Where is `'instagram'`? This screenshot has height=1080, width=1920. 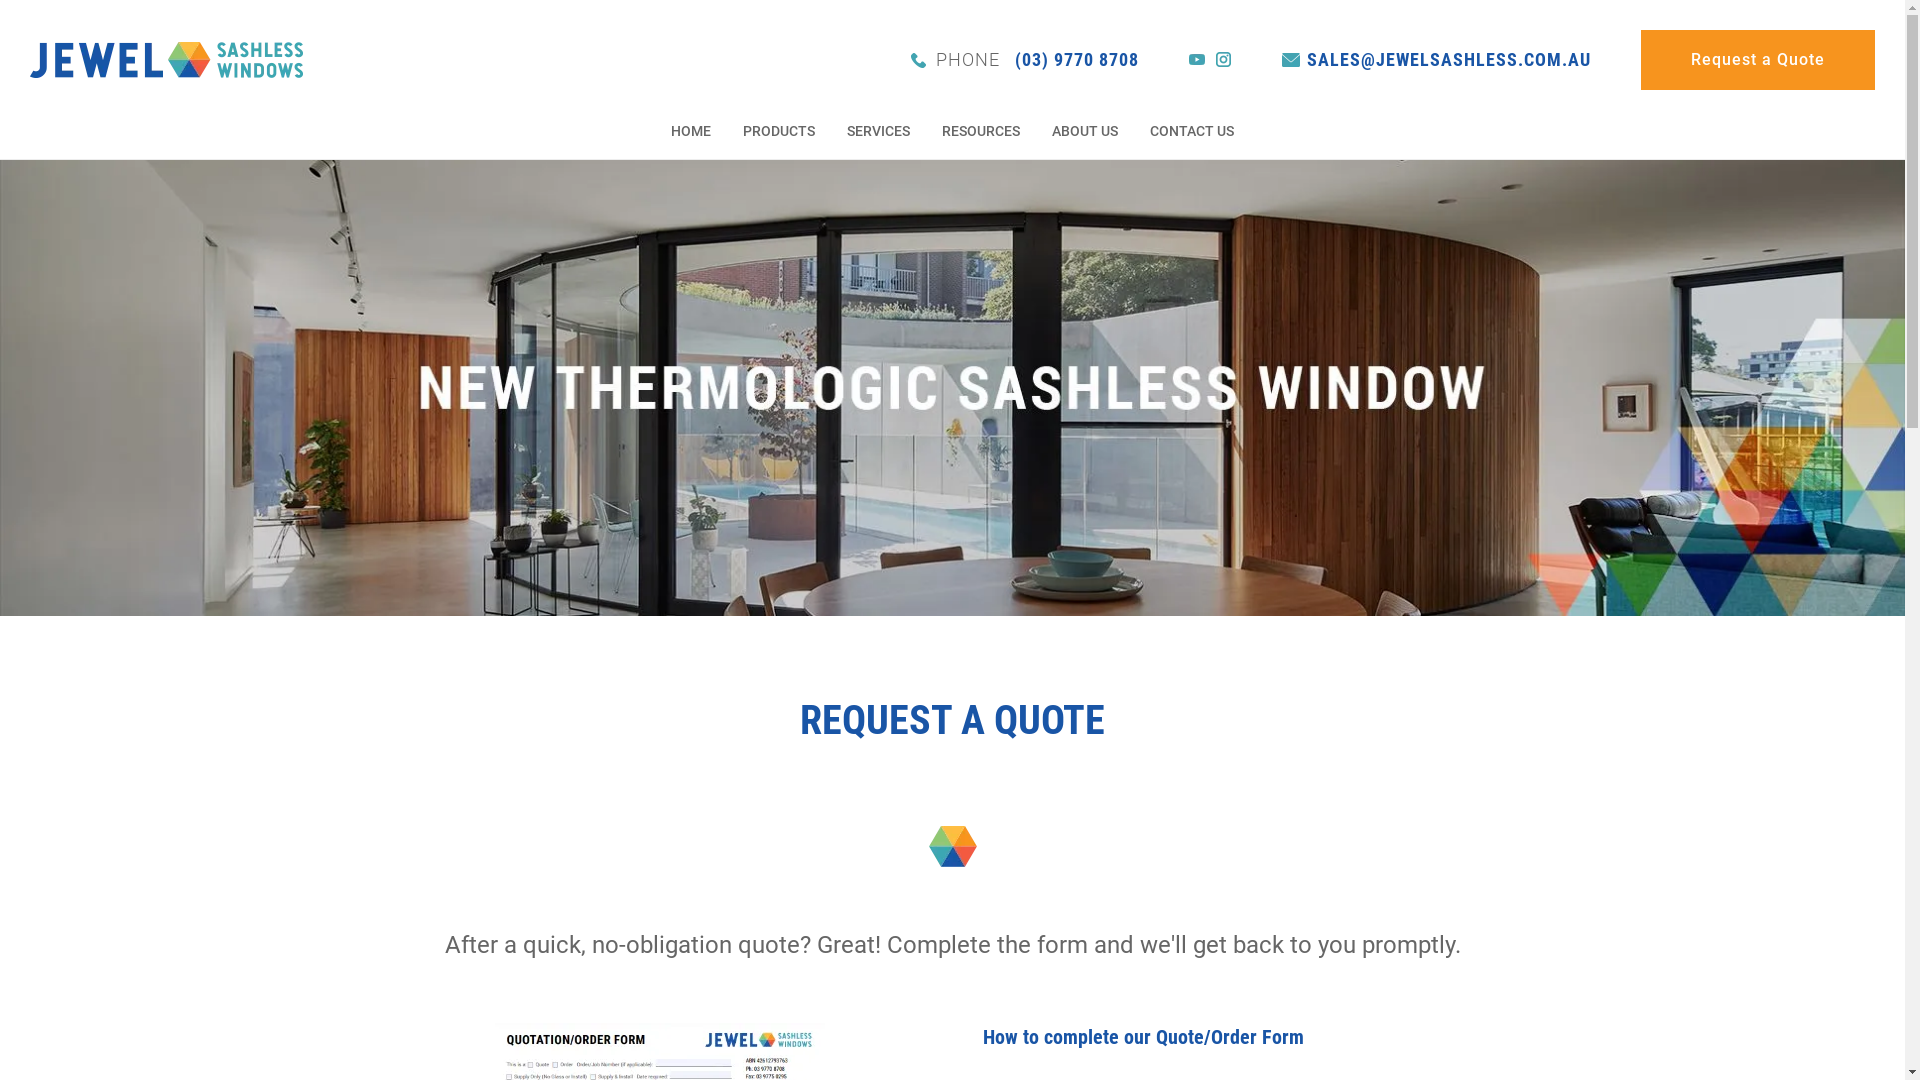
'instagram' is located at coordinates (1223, 59).